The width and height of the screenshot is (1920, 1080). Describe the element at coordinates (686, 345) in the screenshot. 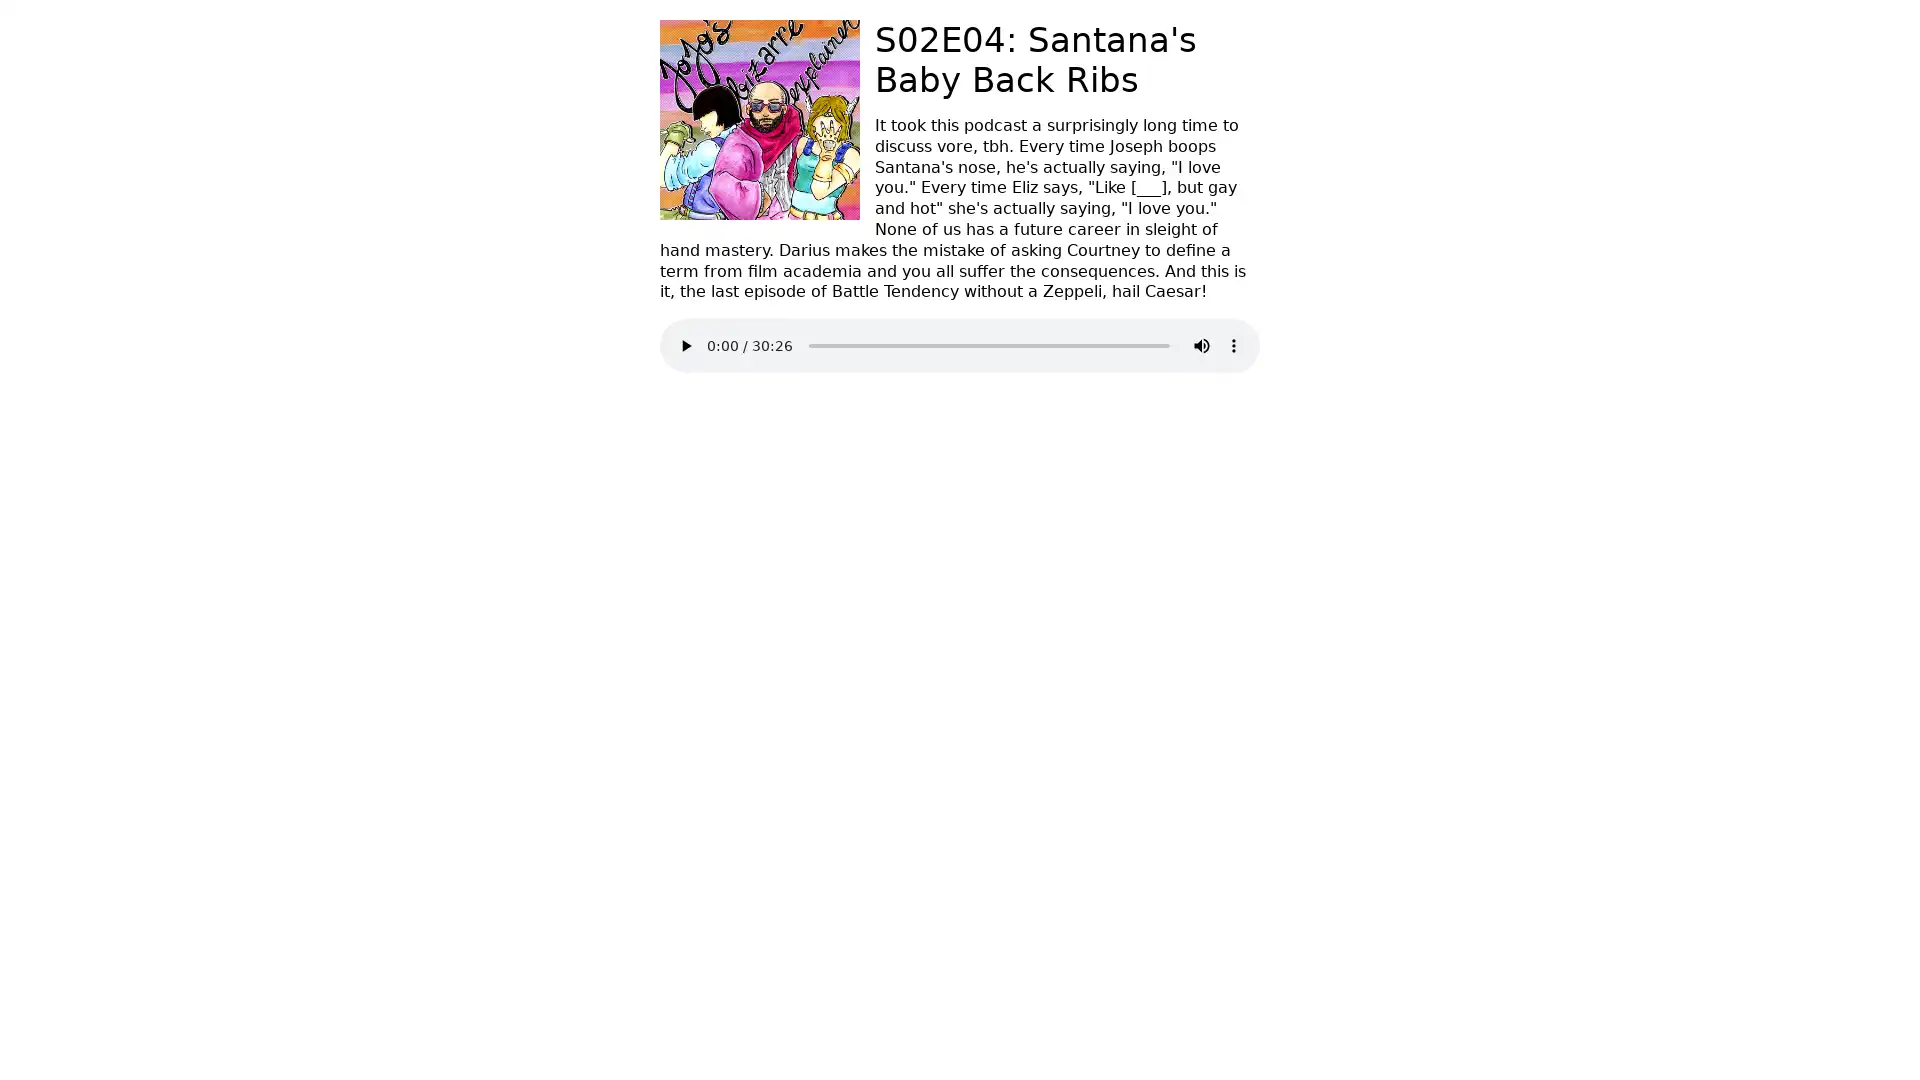

I see `play` at that location.